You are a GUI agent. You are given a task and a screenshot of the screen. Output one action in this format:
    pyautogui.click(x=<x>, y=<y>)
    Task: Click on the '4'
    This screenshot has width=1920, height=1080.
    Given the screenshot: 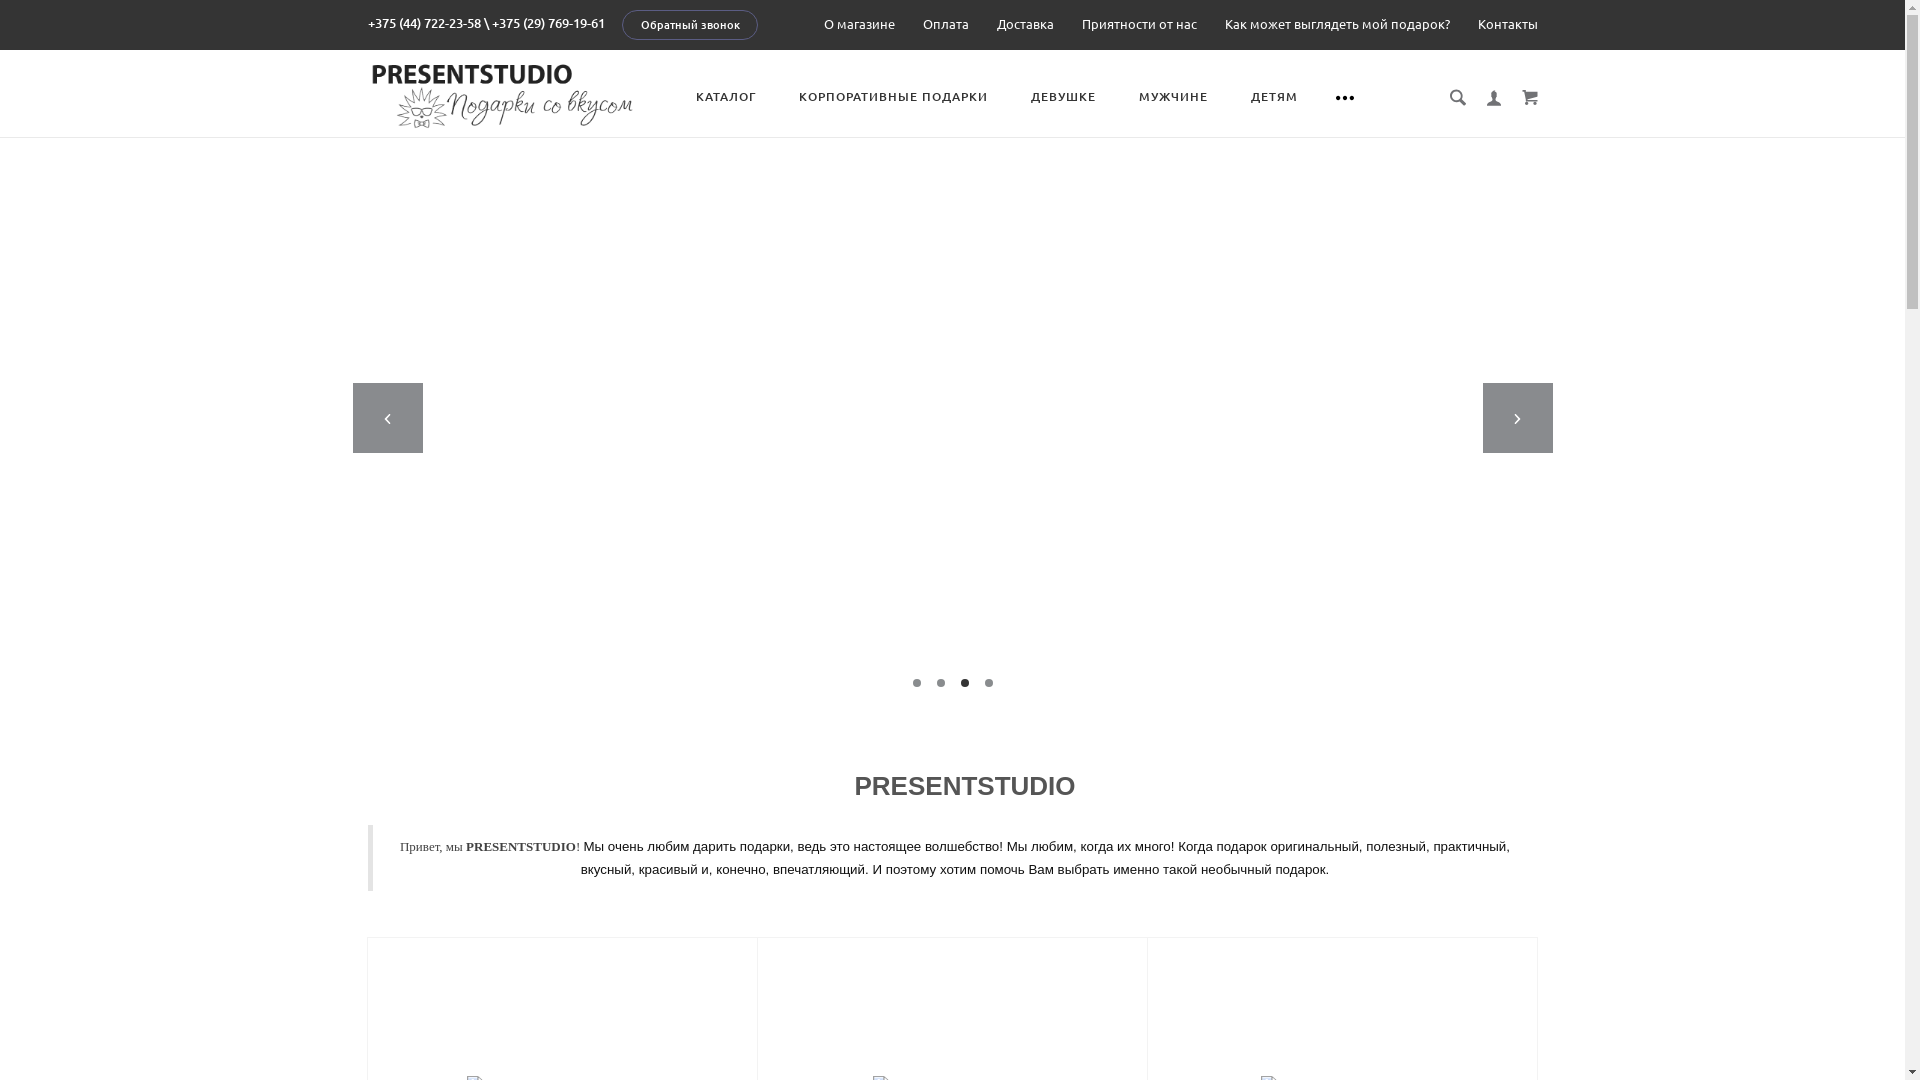 What is the action you would take?
    pyautogui.click(x=988, y=681)
    